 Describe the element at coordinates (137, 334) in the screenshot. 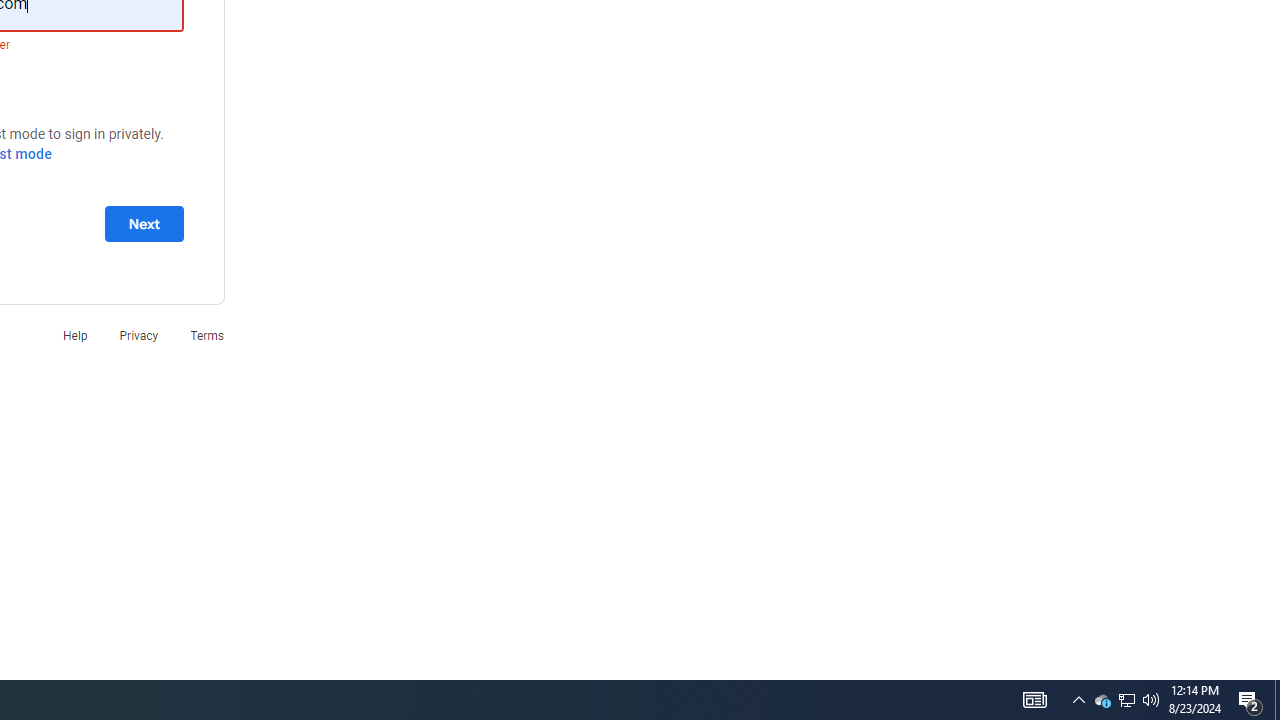

I see `'Privacy'` at that location.